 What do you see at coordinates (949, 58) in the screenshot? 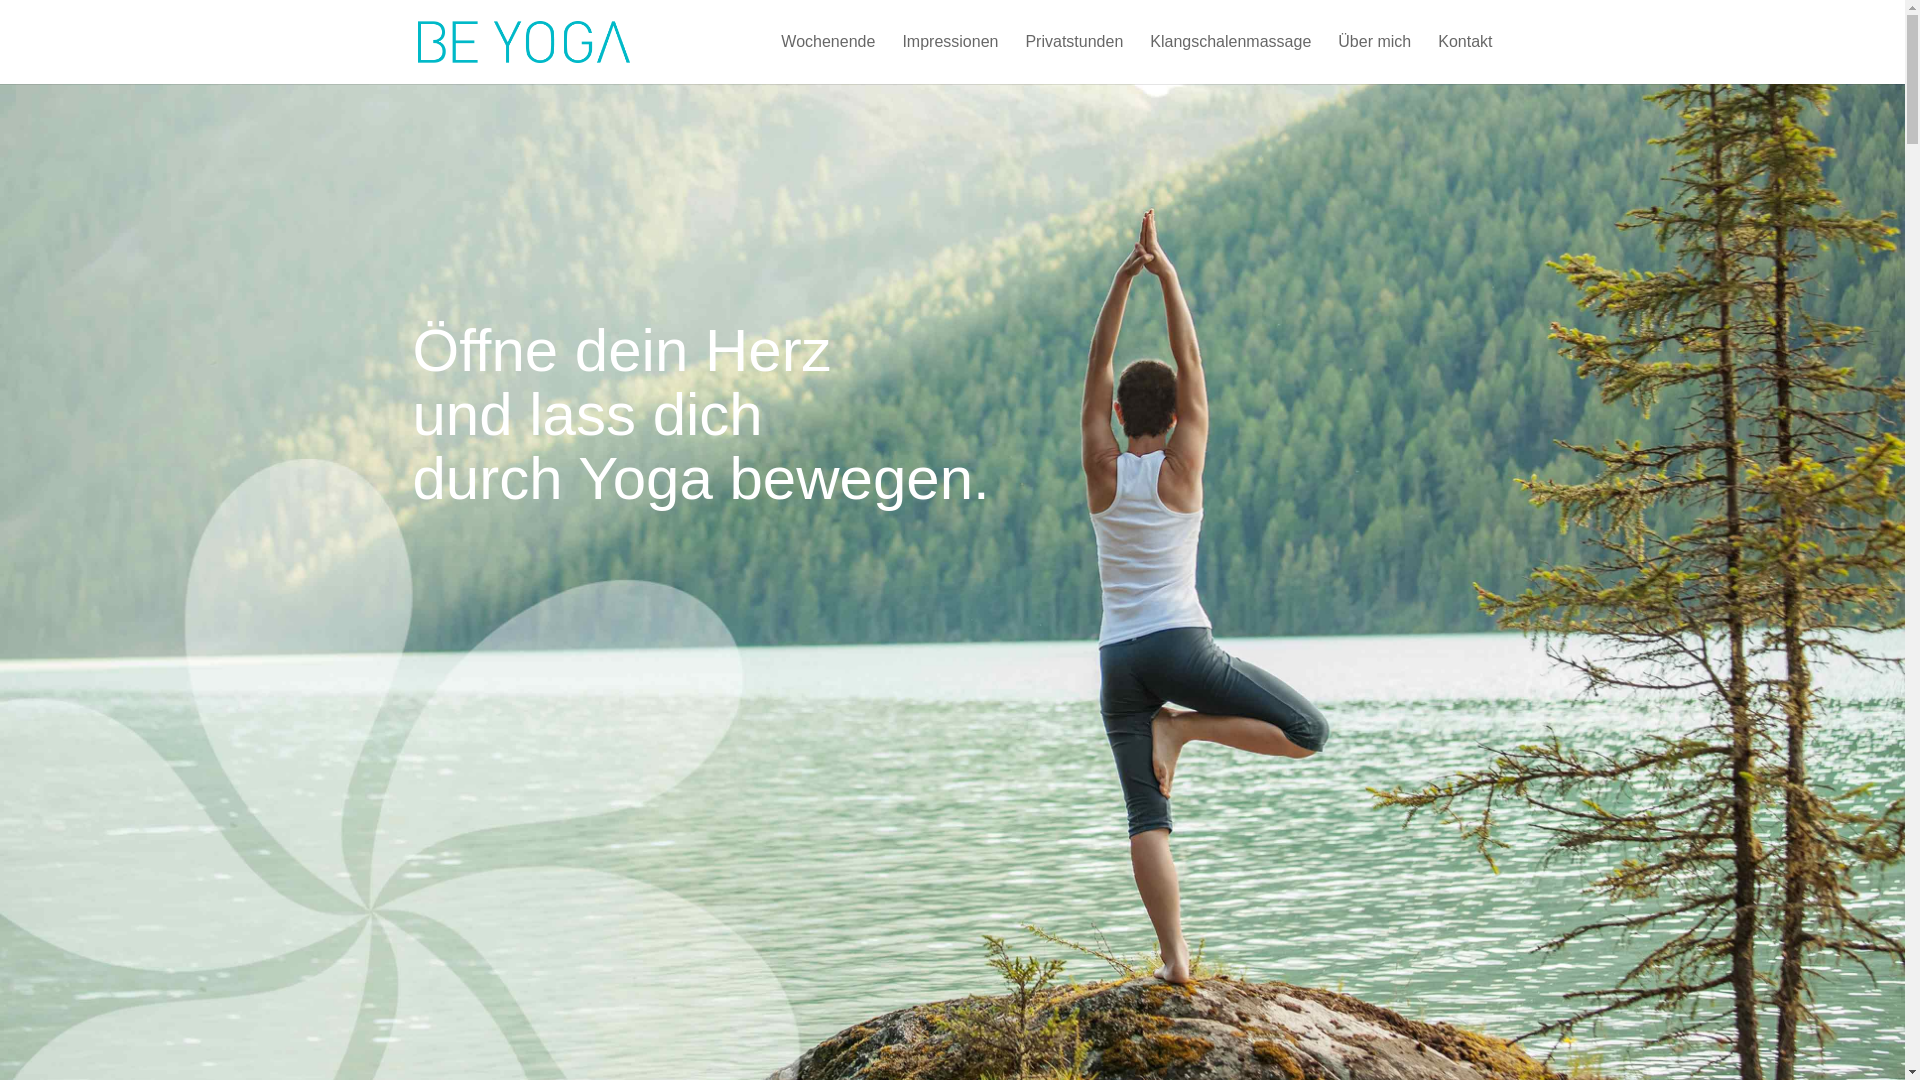
I see `'Impressionen'` at bounding box center [949, 58].